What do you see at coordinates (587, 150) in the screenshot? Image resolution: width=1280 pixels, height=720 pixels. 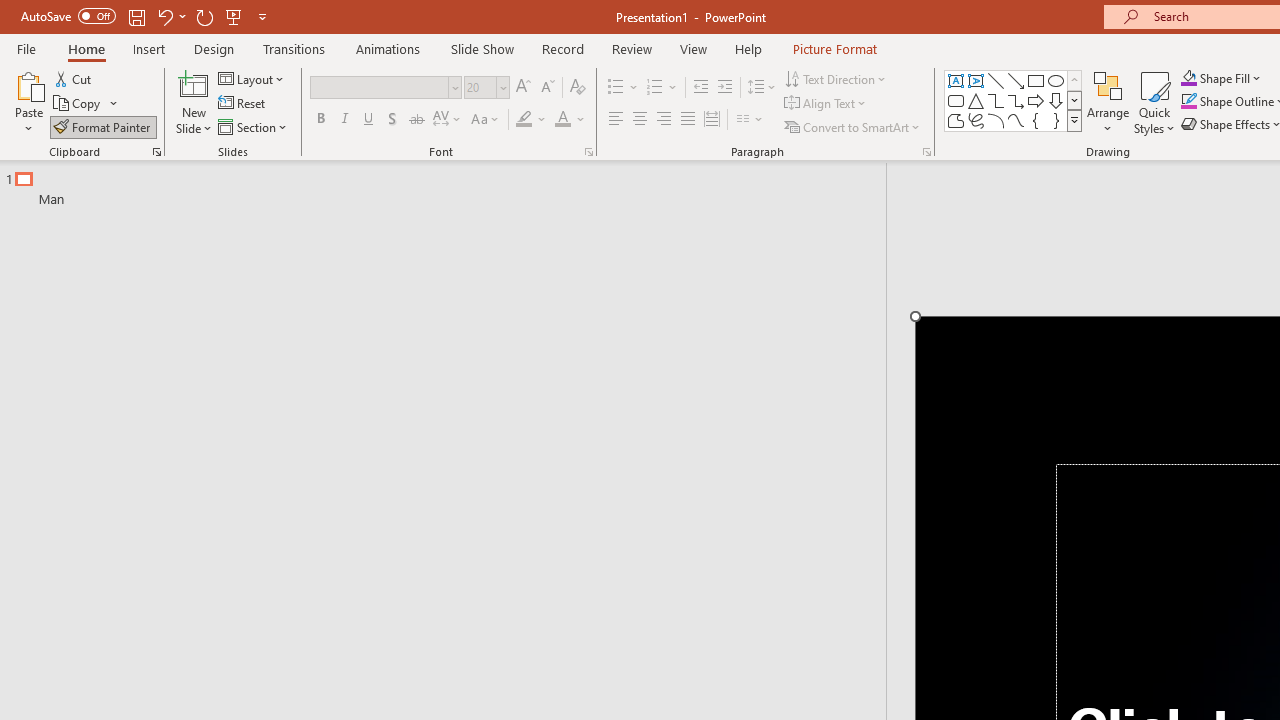 I see `'Font...'` at bounding box center [587, 150].